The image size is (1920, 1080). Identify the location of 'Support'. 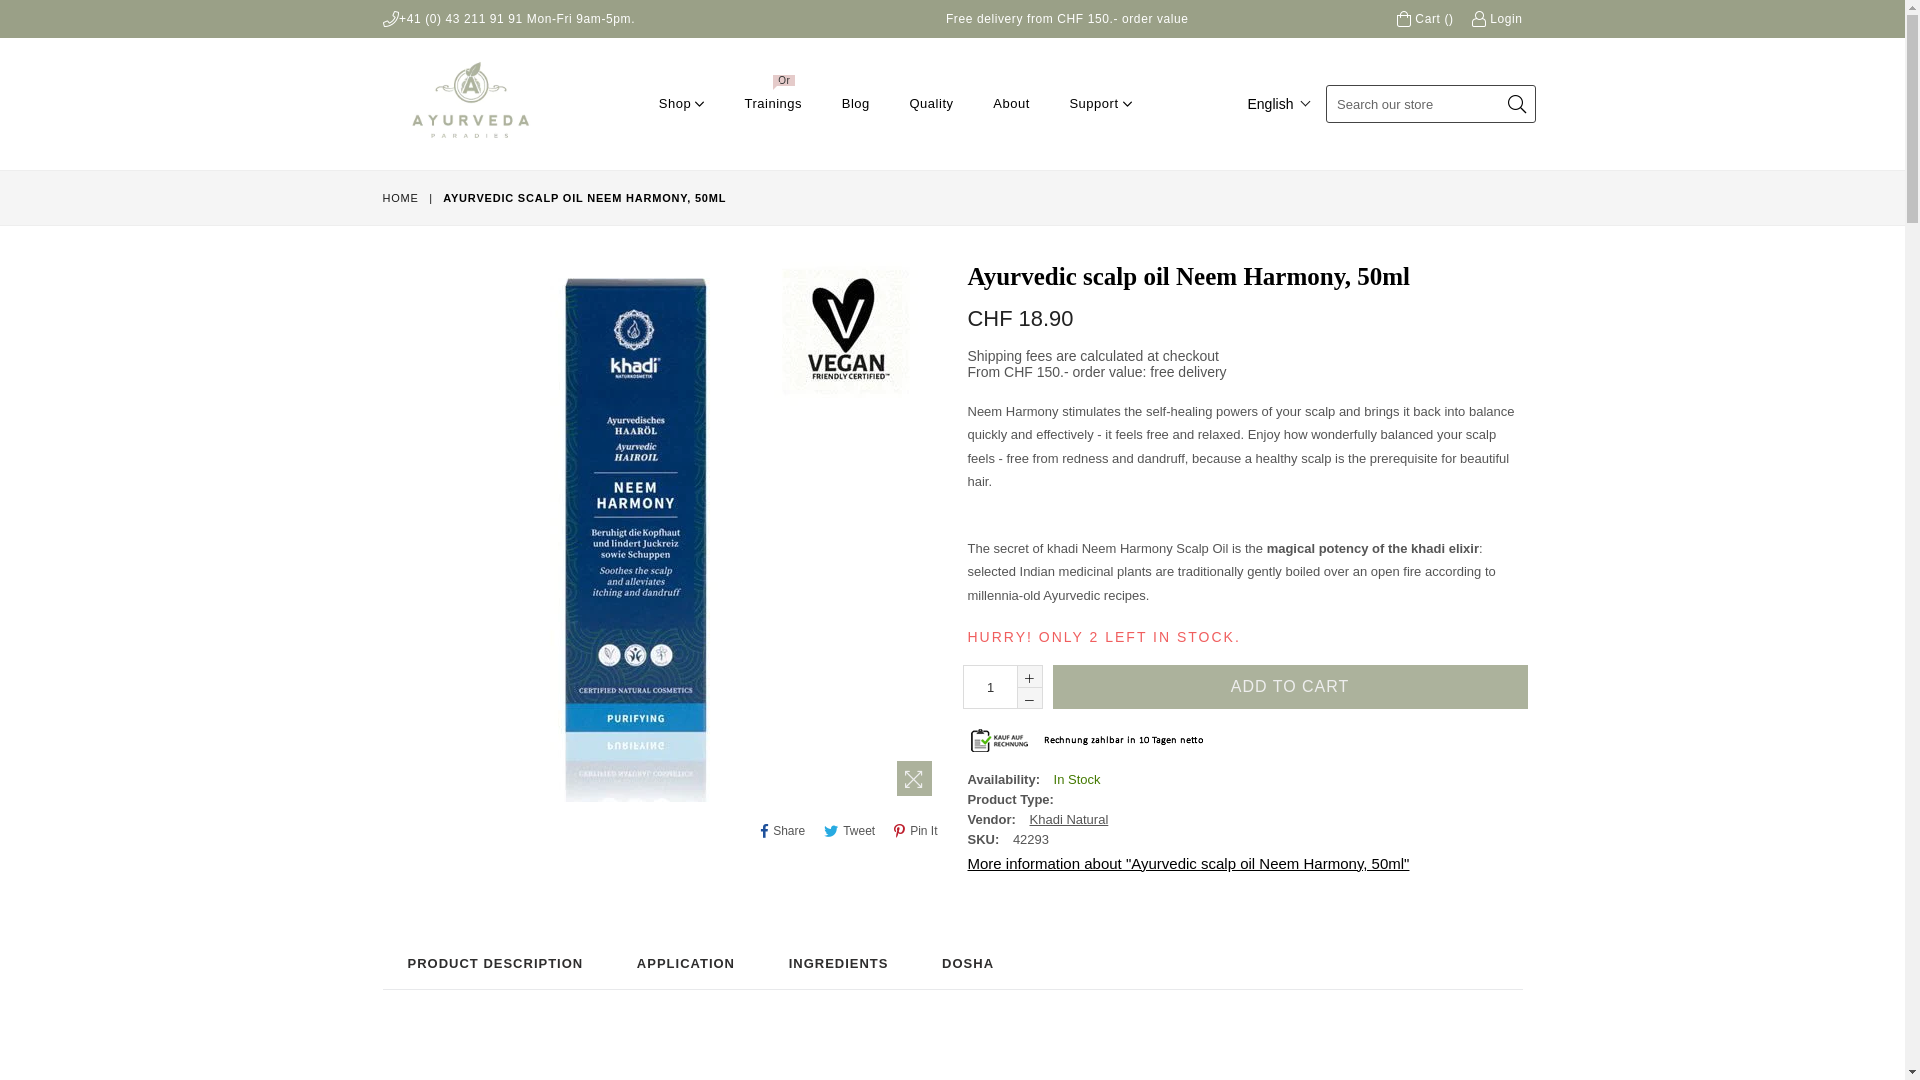
(1099, 104).